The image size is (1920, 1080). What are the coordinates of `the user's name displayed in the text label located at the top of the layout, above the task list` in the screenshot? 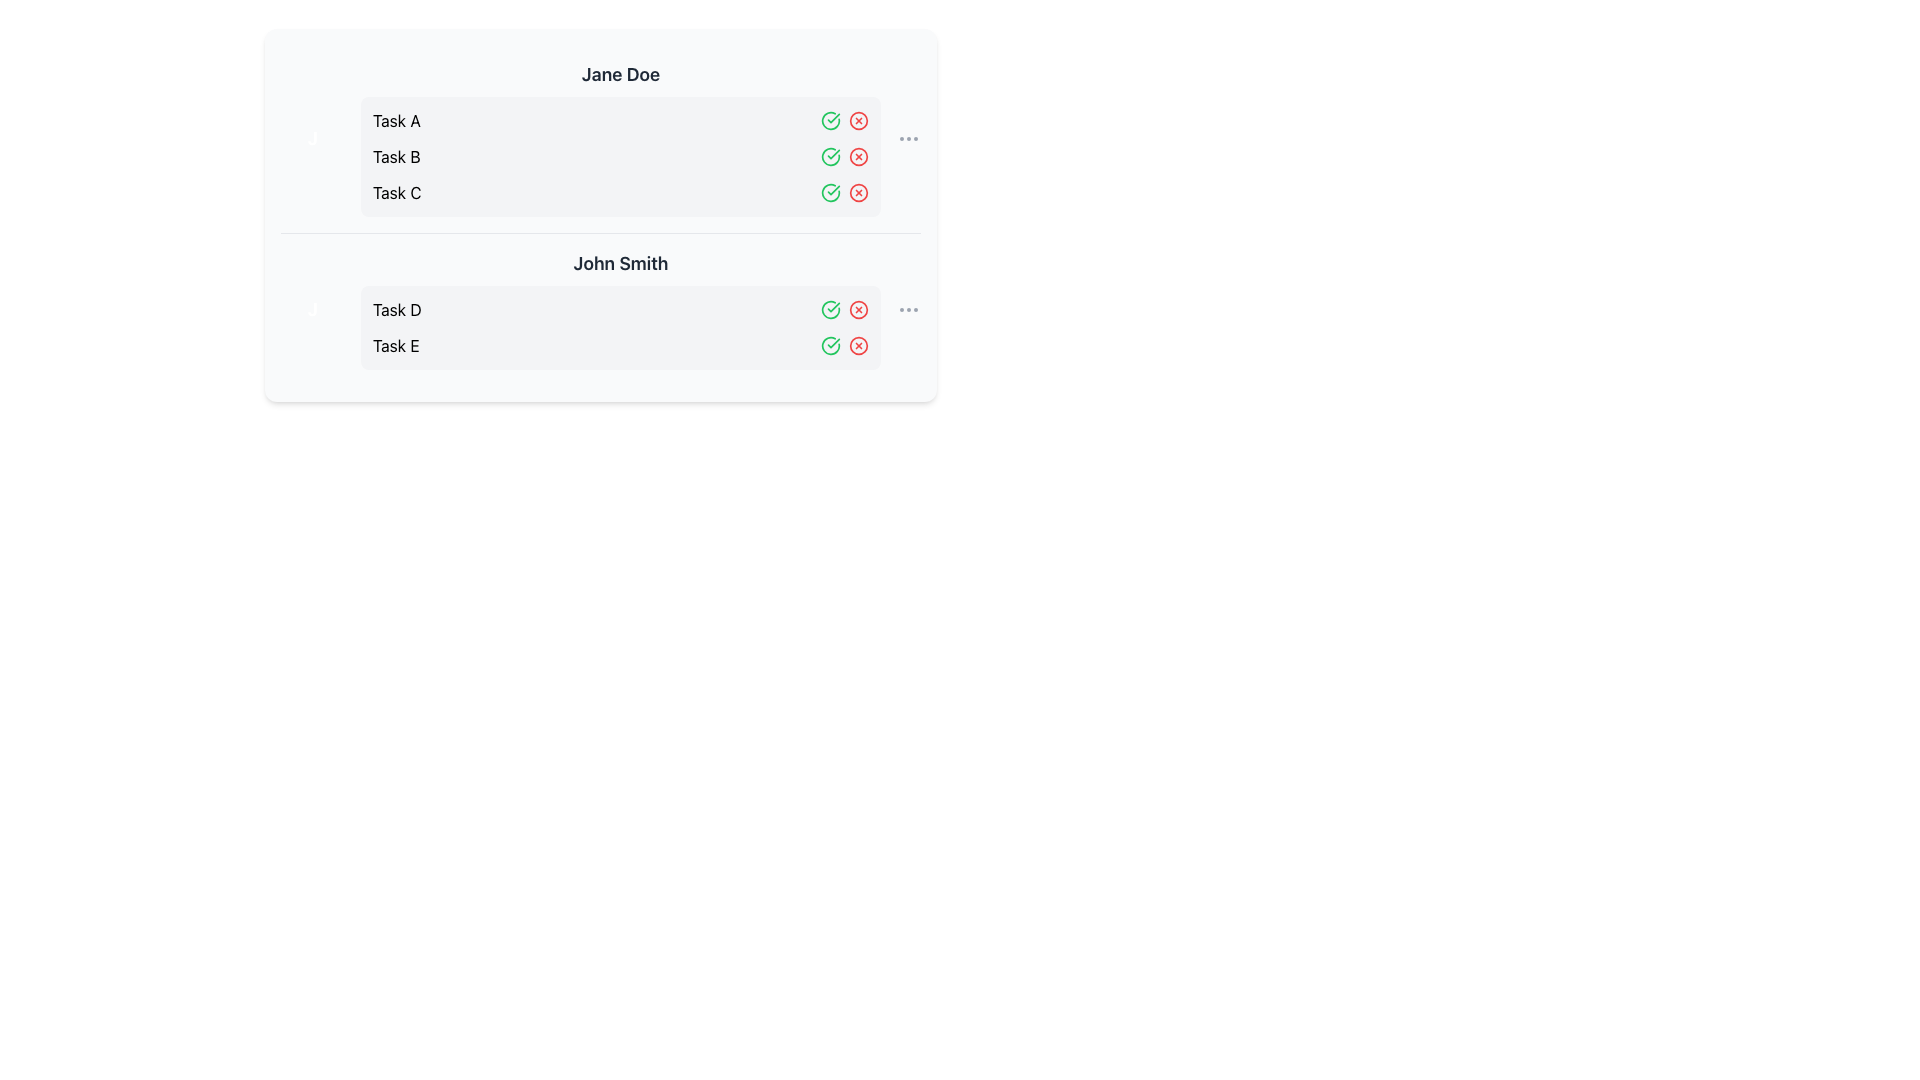 It's located at (619, 73).